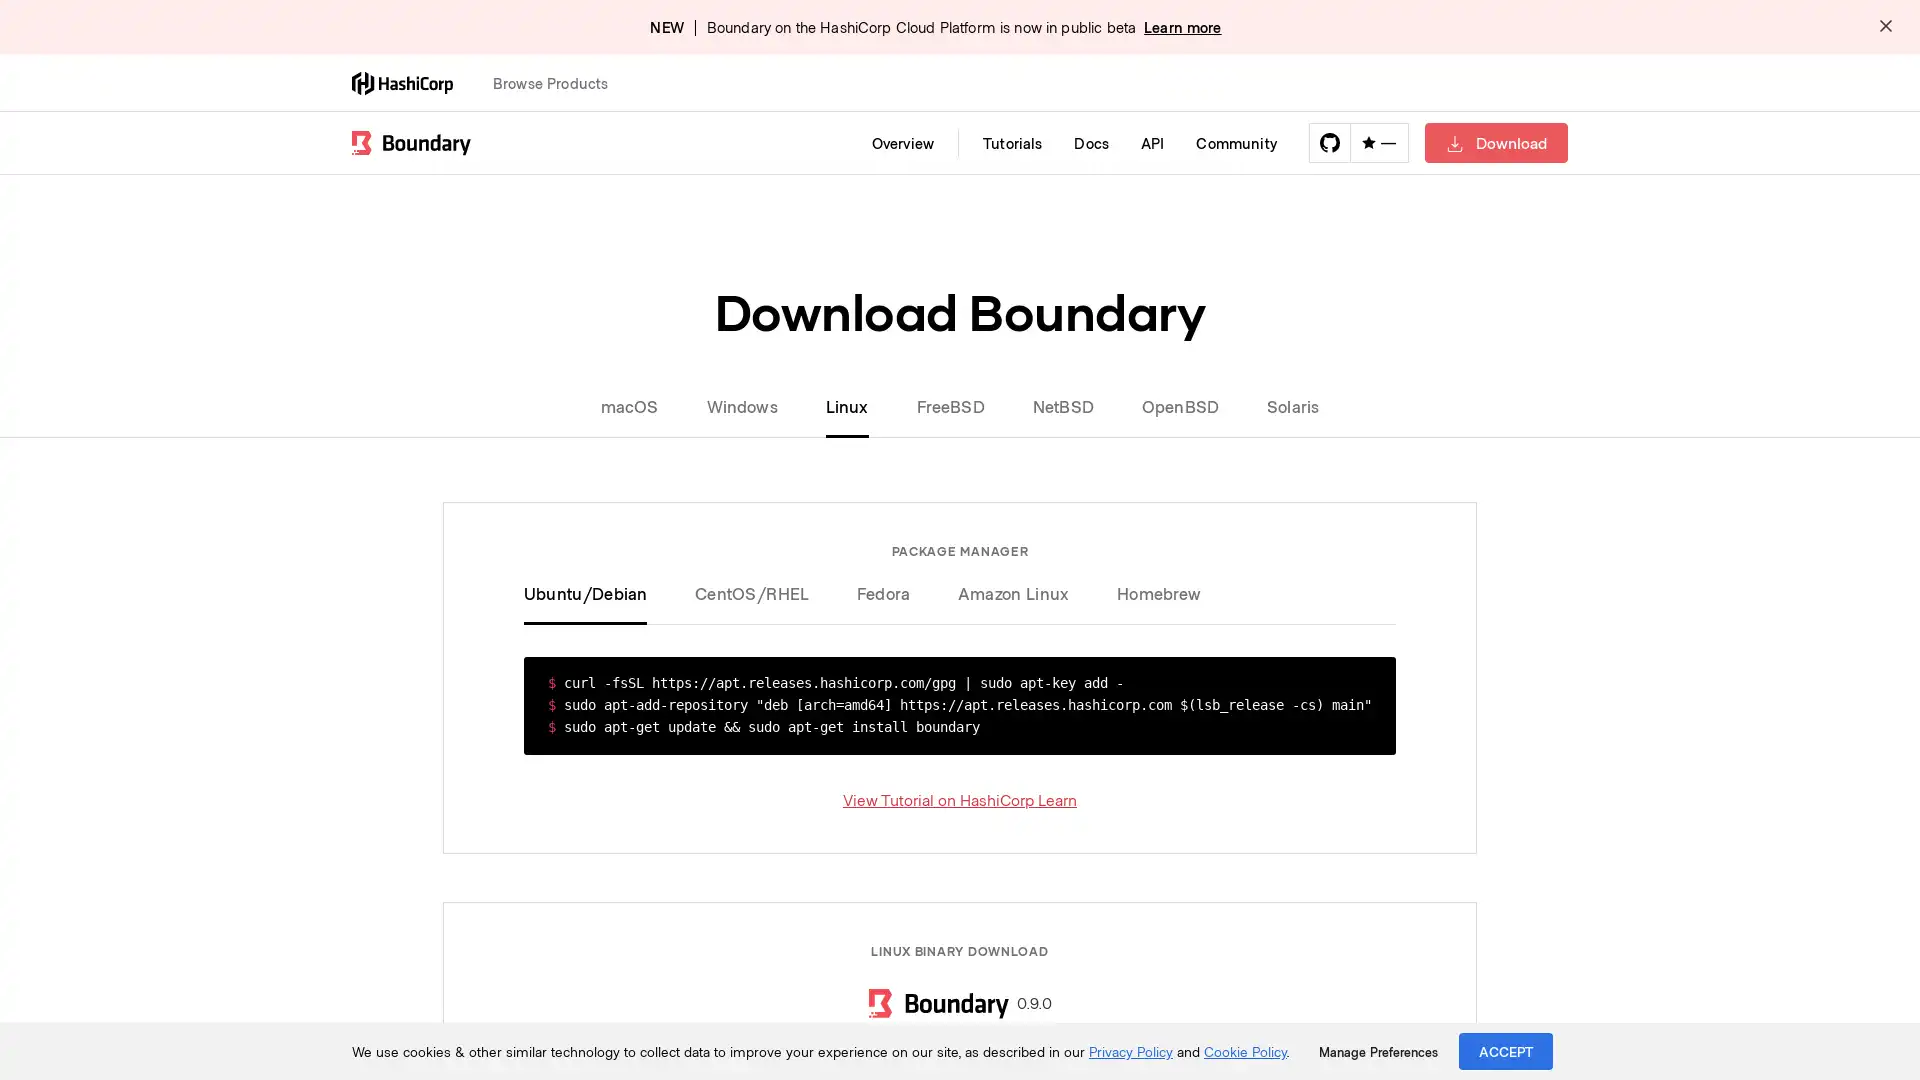 The width and height of the screenshot is (1920, 1080). I want to click on Dismiss alert, so click(1885, 27).